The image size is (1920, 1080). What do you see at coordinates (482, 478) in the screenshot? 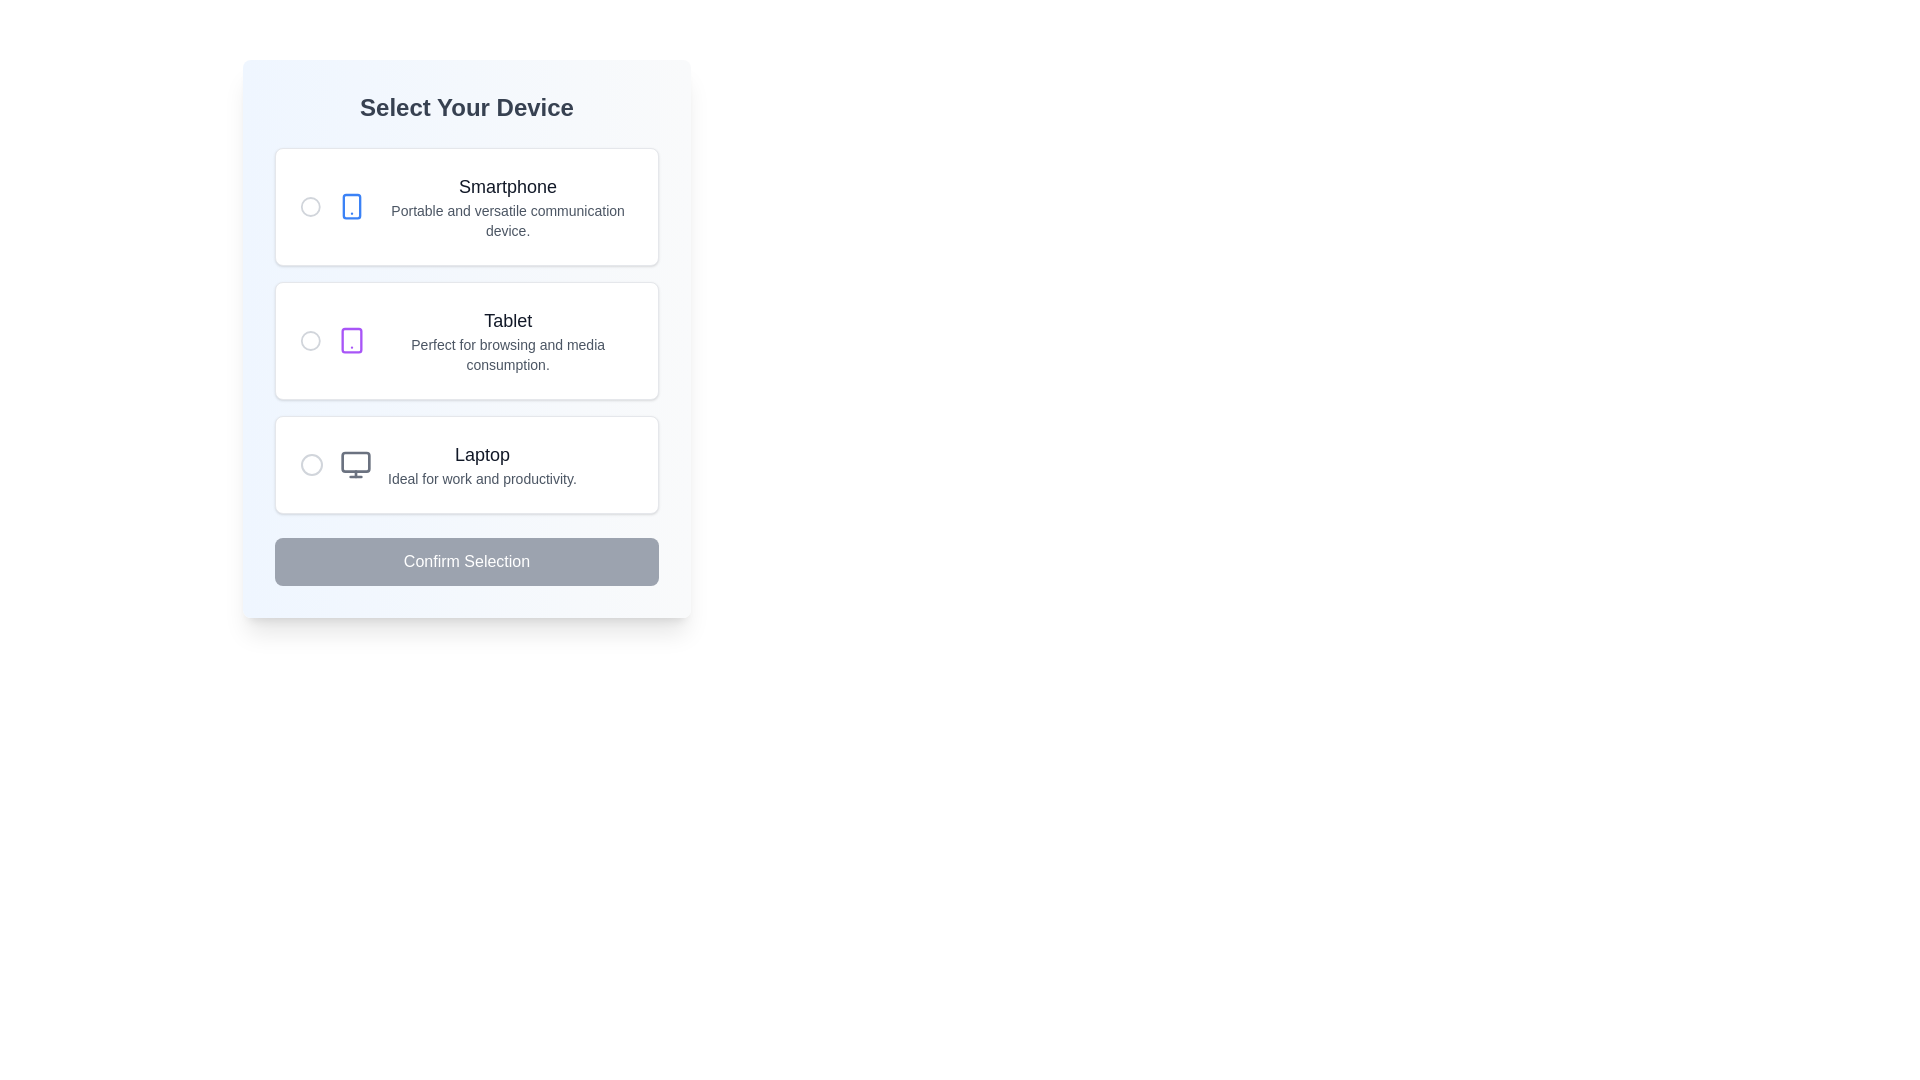
I see `descriptive text label indicating the suitability of the 'Laptop' option for work and productivity, located below the main heading 'Laptop' in the third selectable option group` at bounding box center [482, 478].